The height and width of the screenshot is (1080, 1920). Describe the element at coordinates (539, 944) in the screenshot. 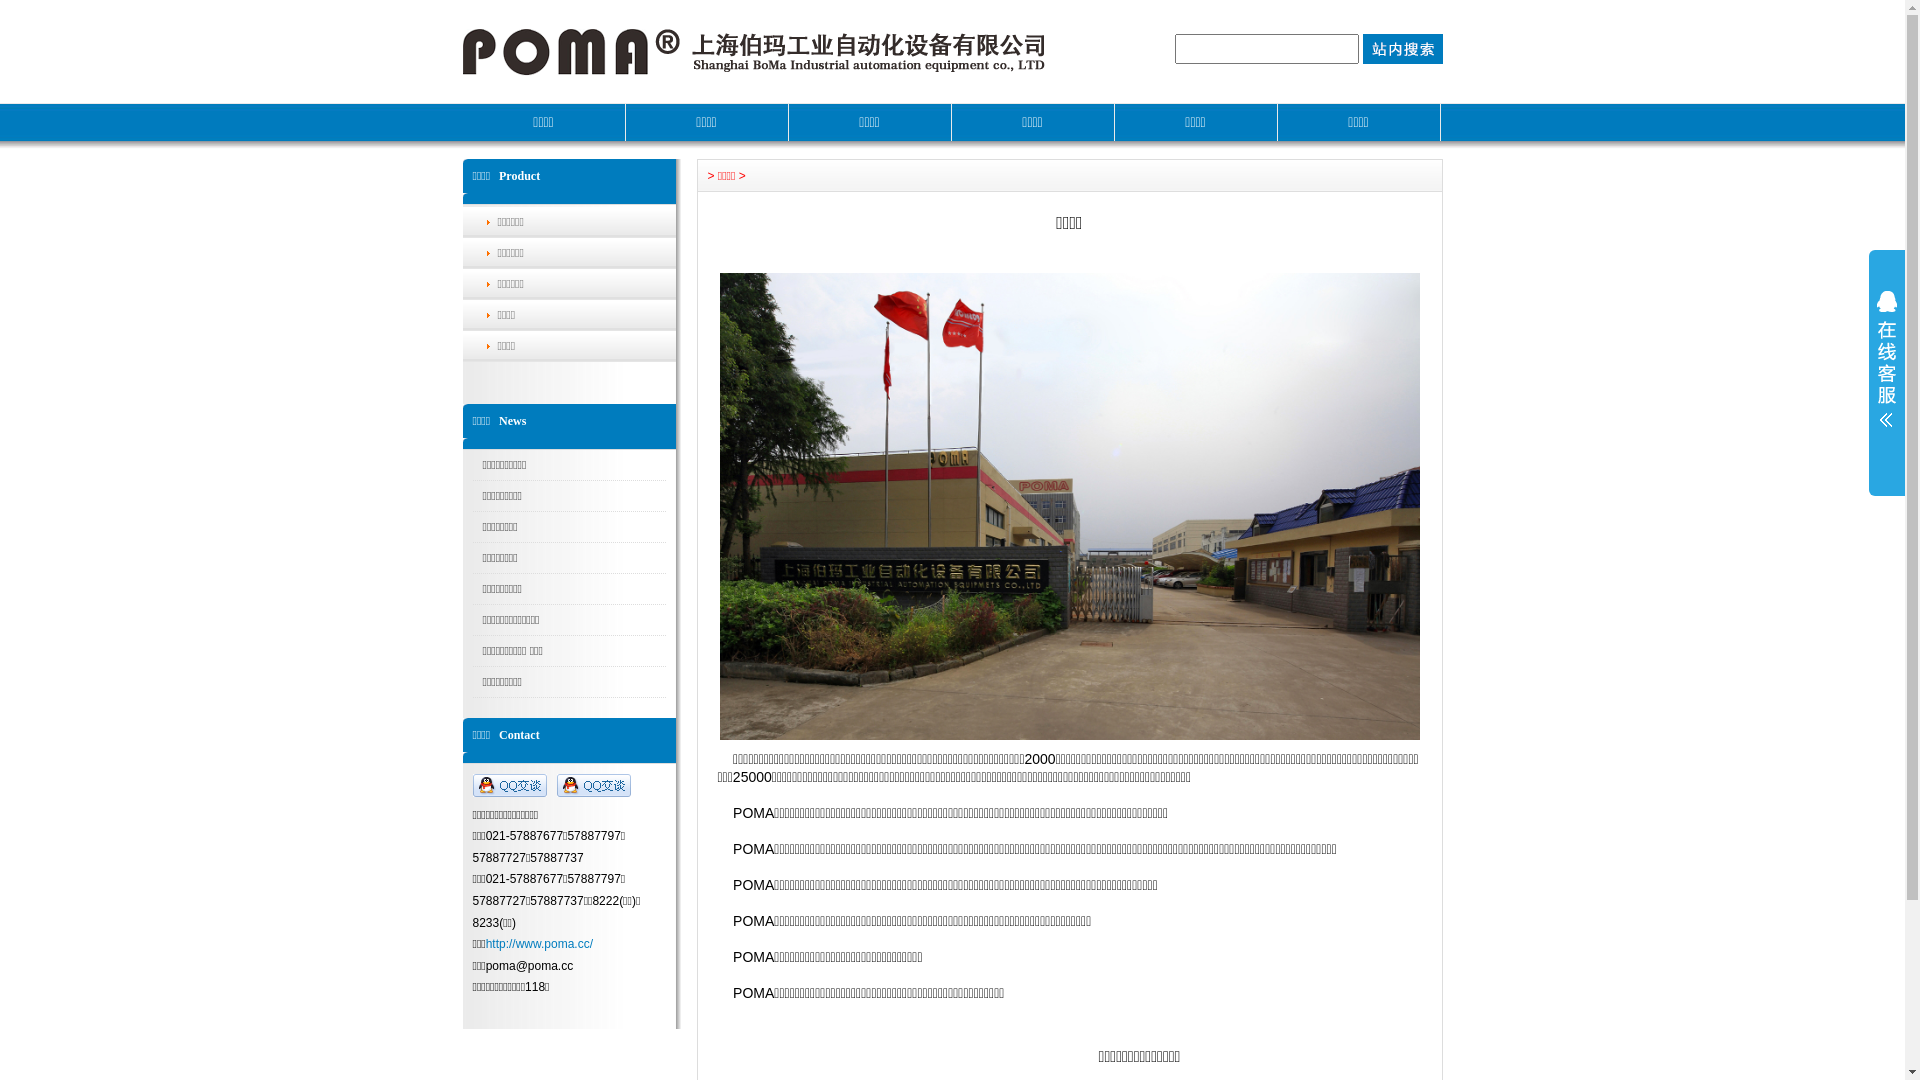

I see `'http://www.poma.cc/'` at that location.